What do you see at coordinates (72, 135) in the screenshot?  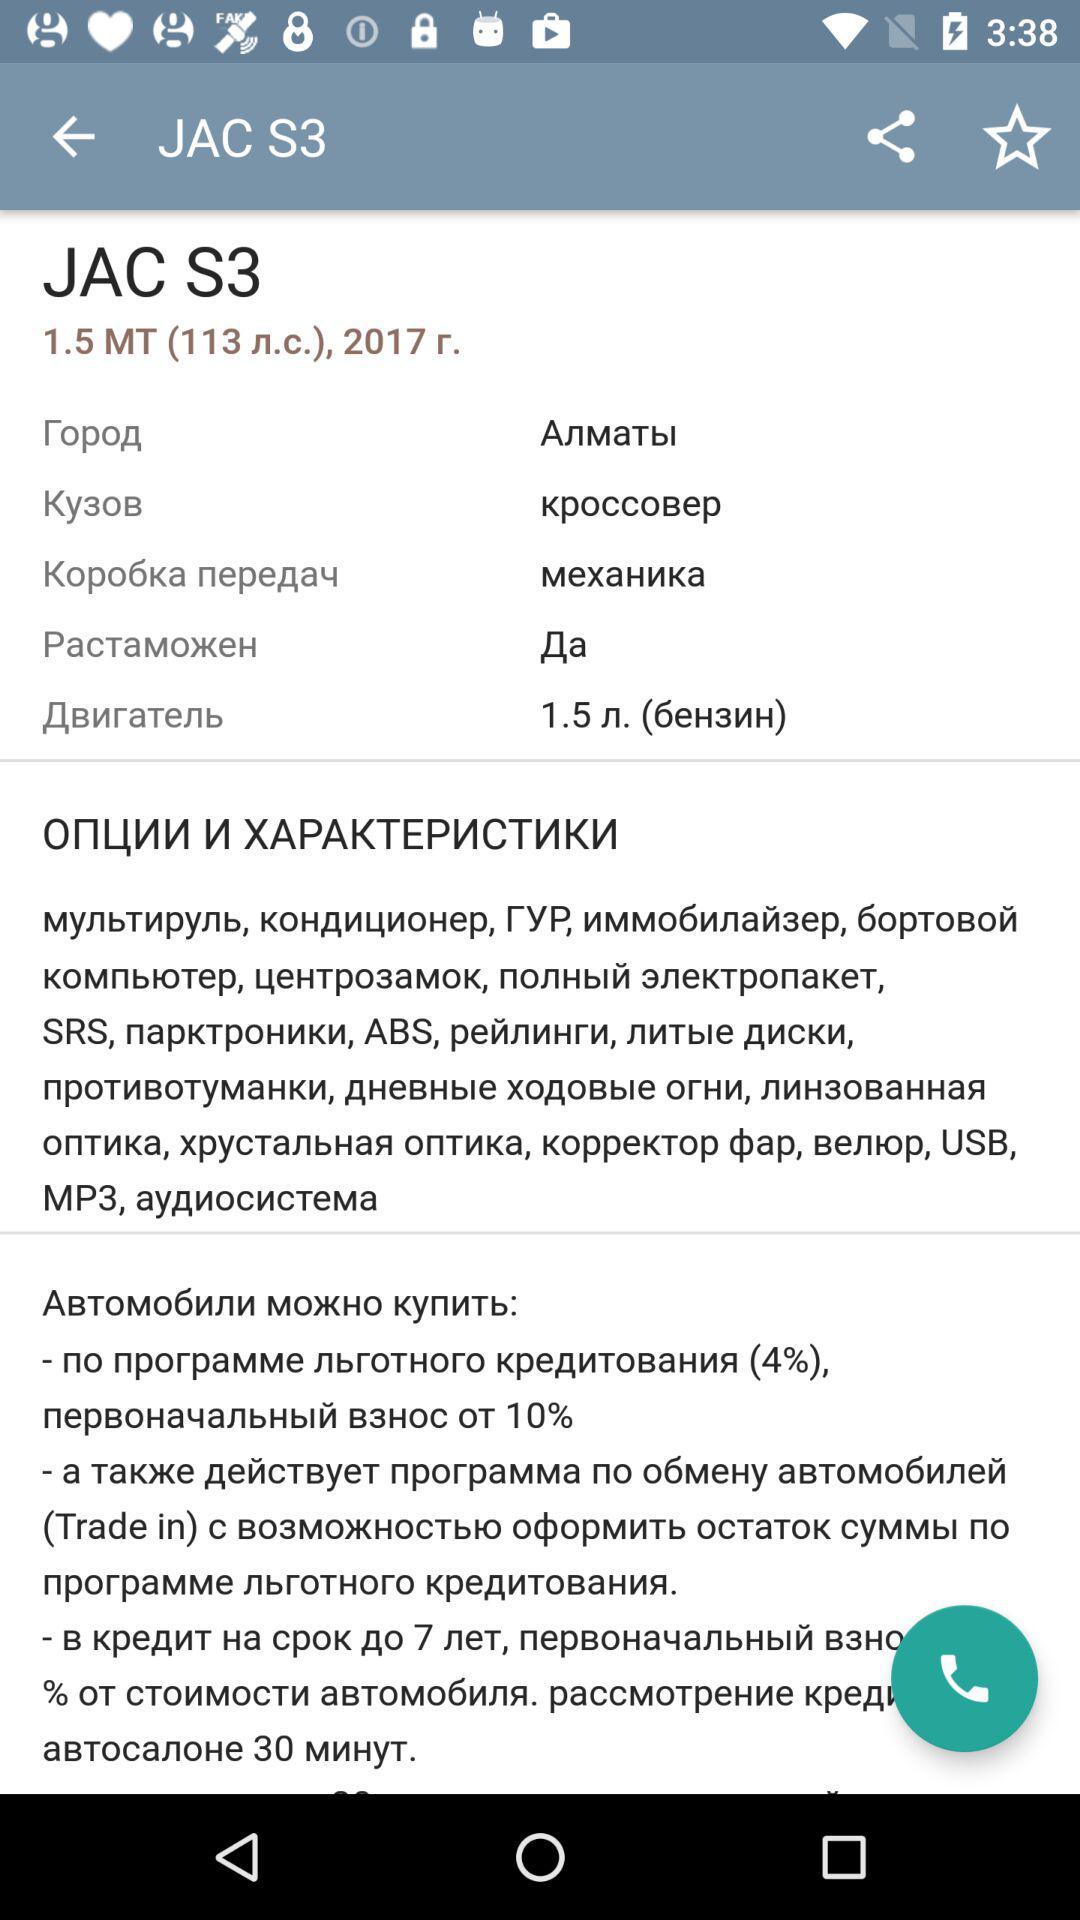 I see `app next to the jac s3 icon` at bounding box center [72, 135].